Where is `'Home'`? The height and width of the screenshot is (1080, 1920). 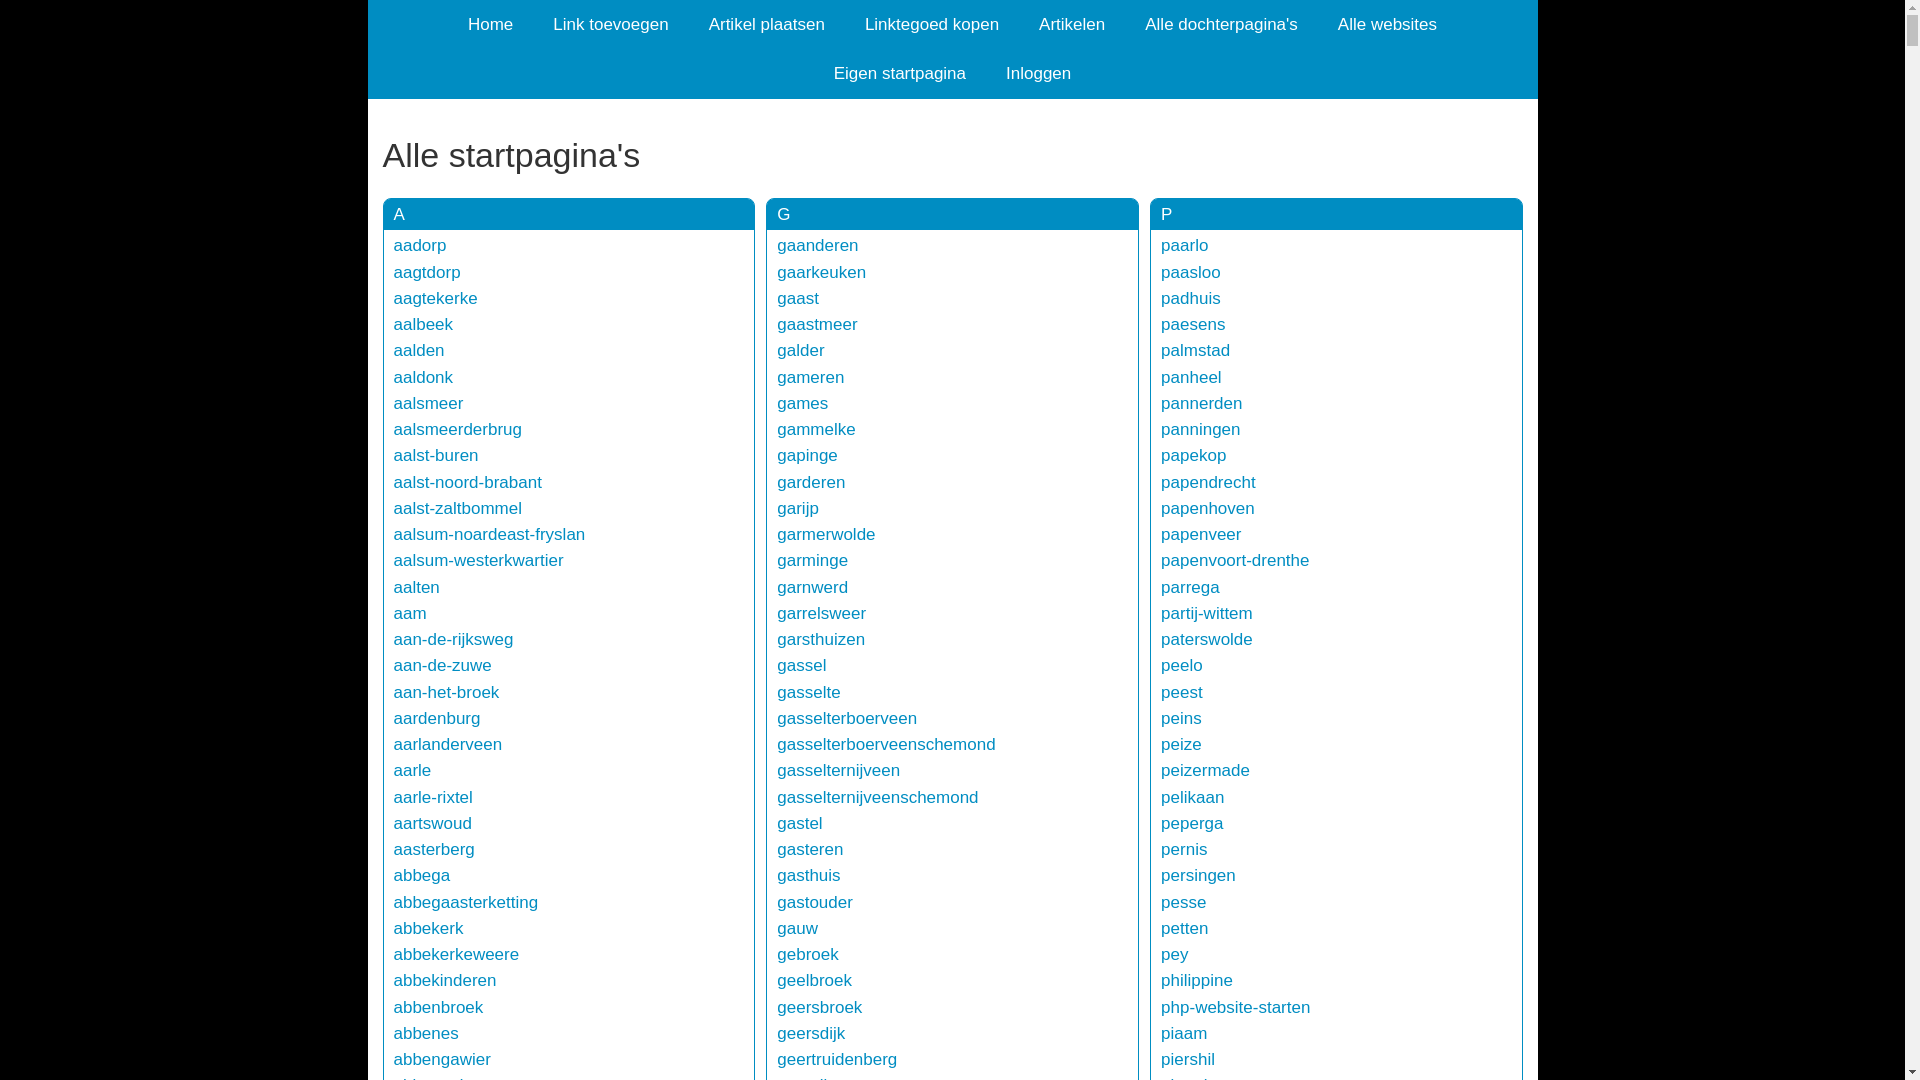
'Home' is located at coordinates (490, 24).